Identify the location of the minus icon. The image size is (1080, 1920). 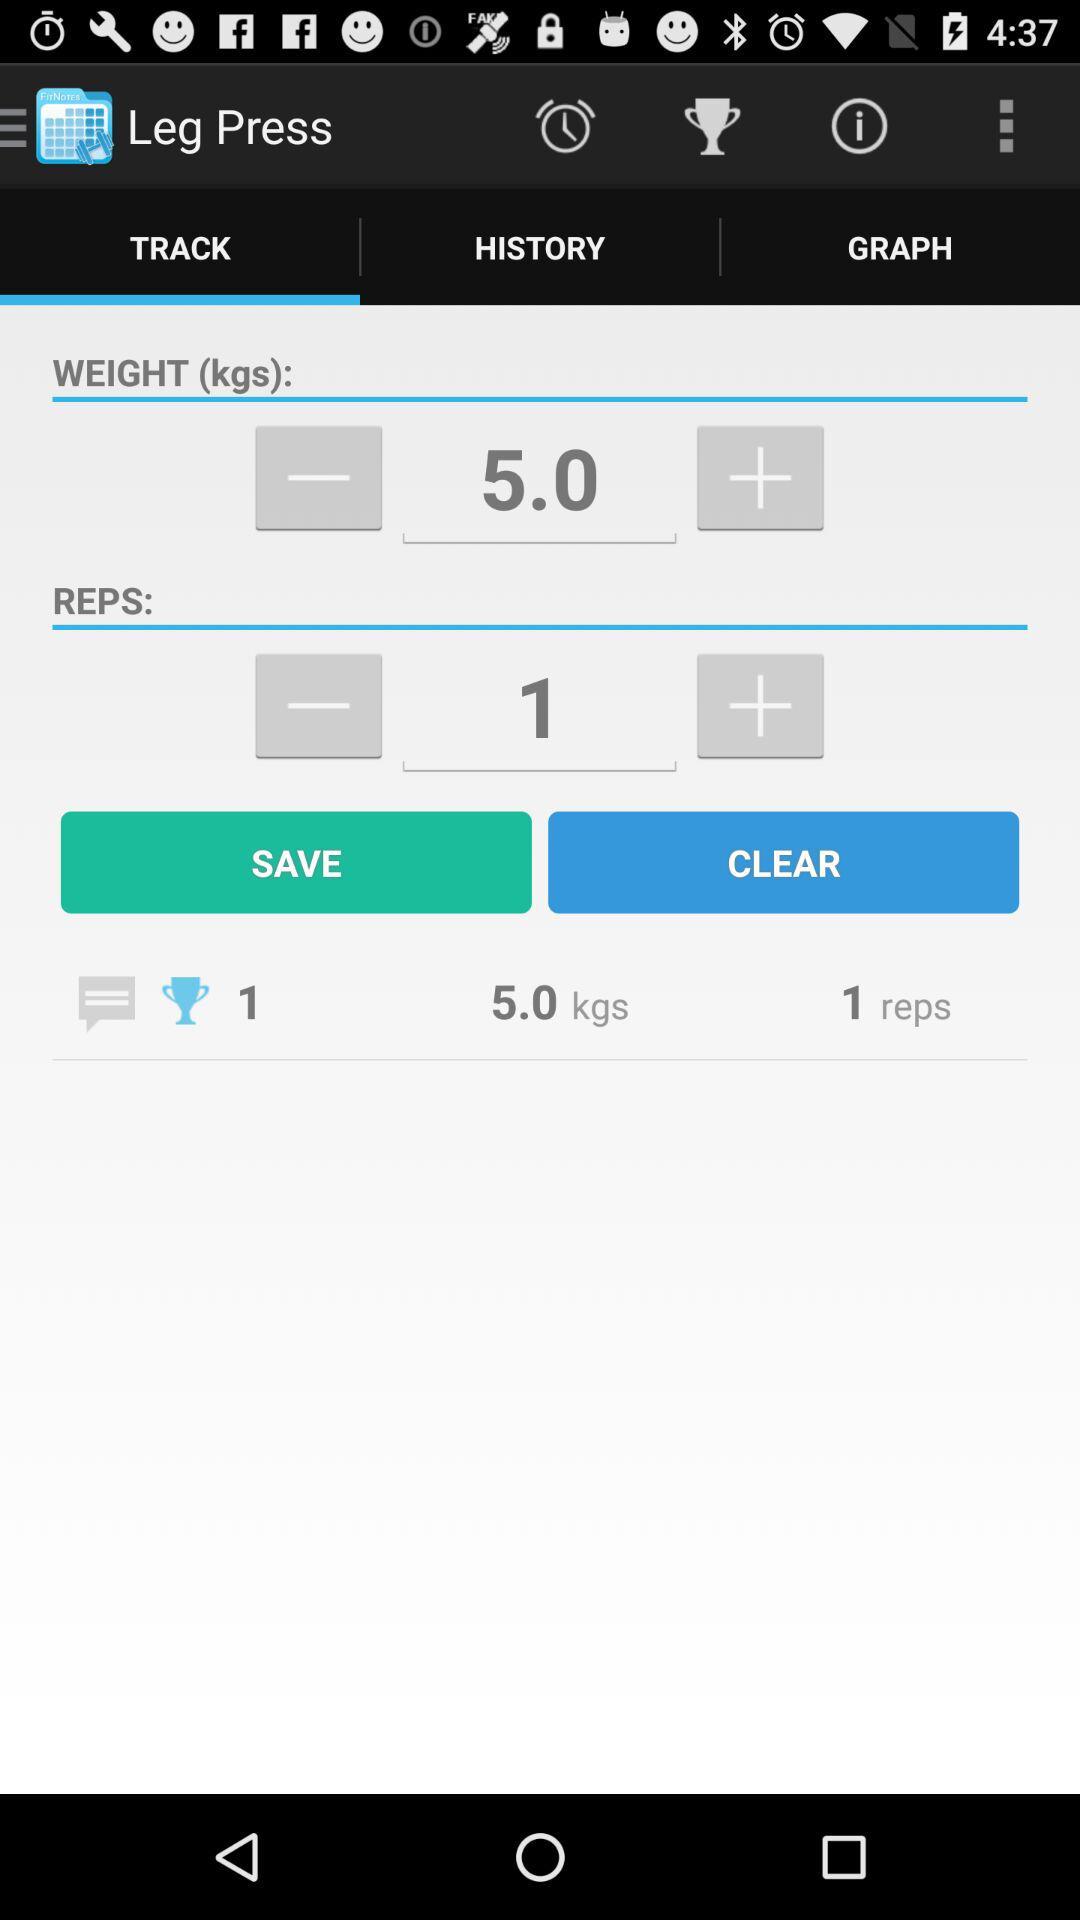
(317, 511).